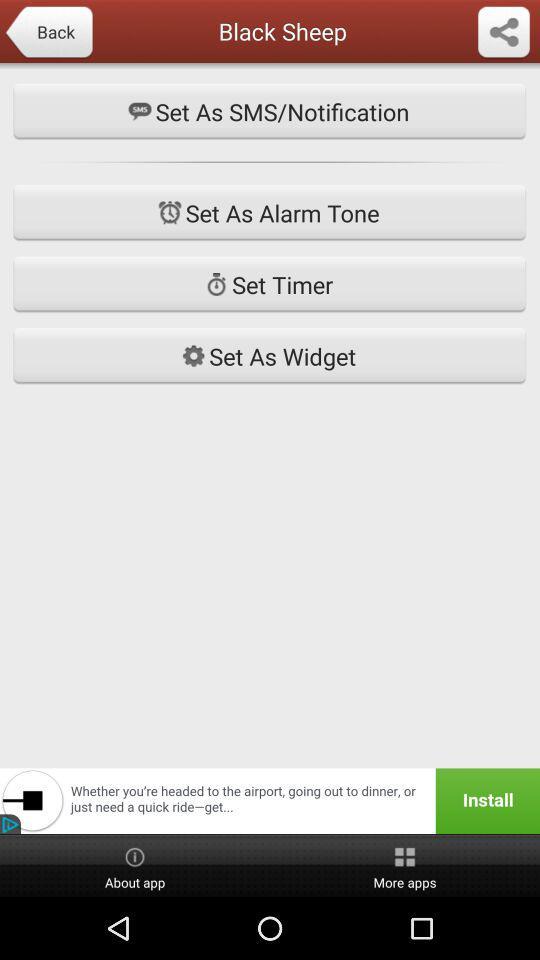  I want to click on advertisement, so click(270, 801).